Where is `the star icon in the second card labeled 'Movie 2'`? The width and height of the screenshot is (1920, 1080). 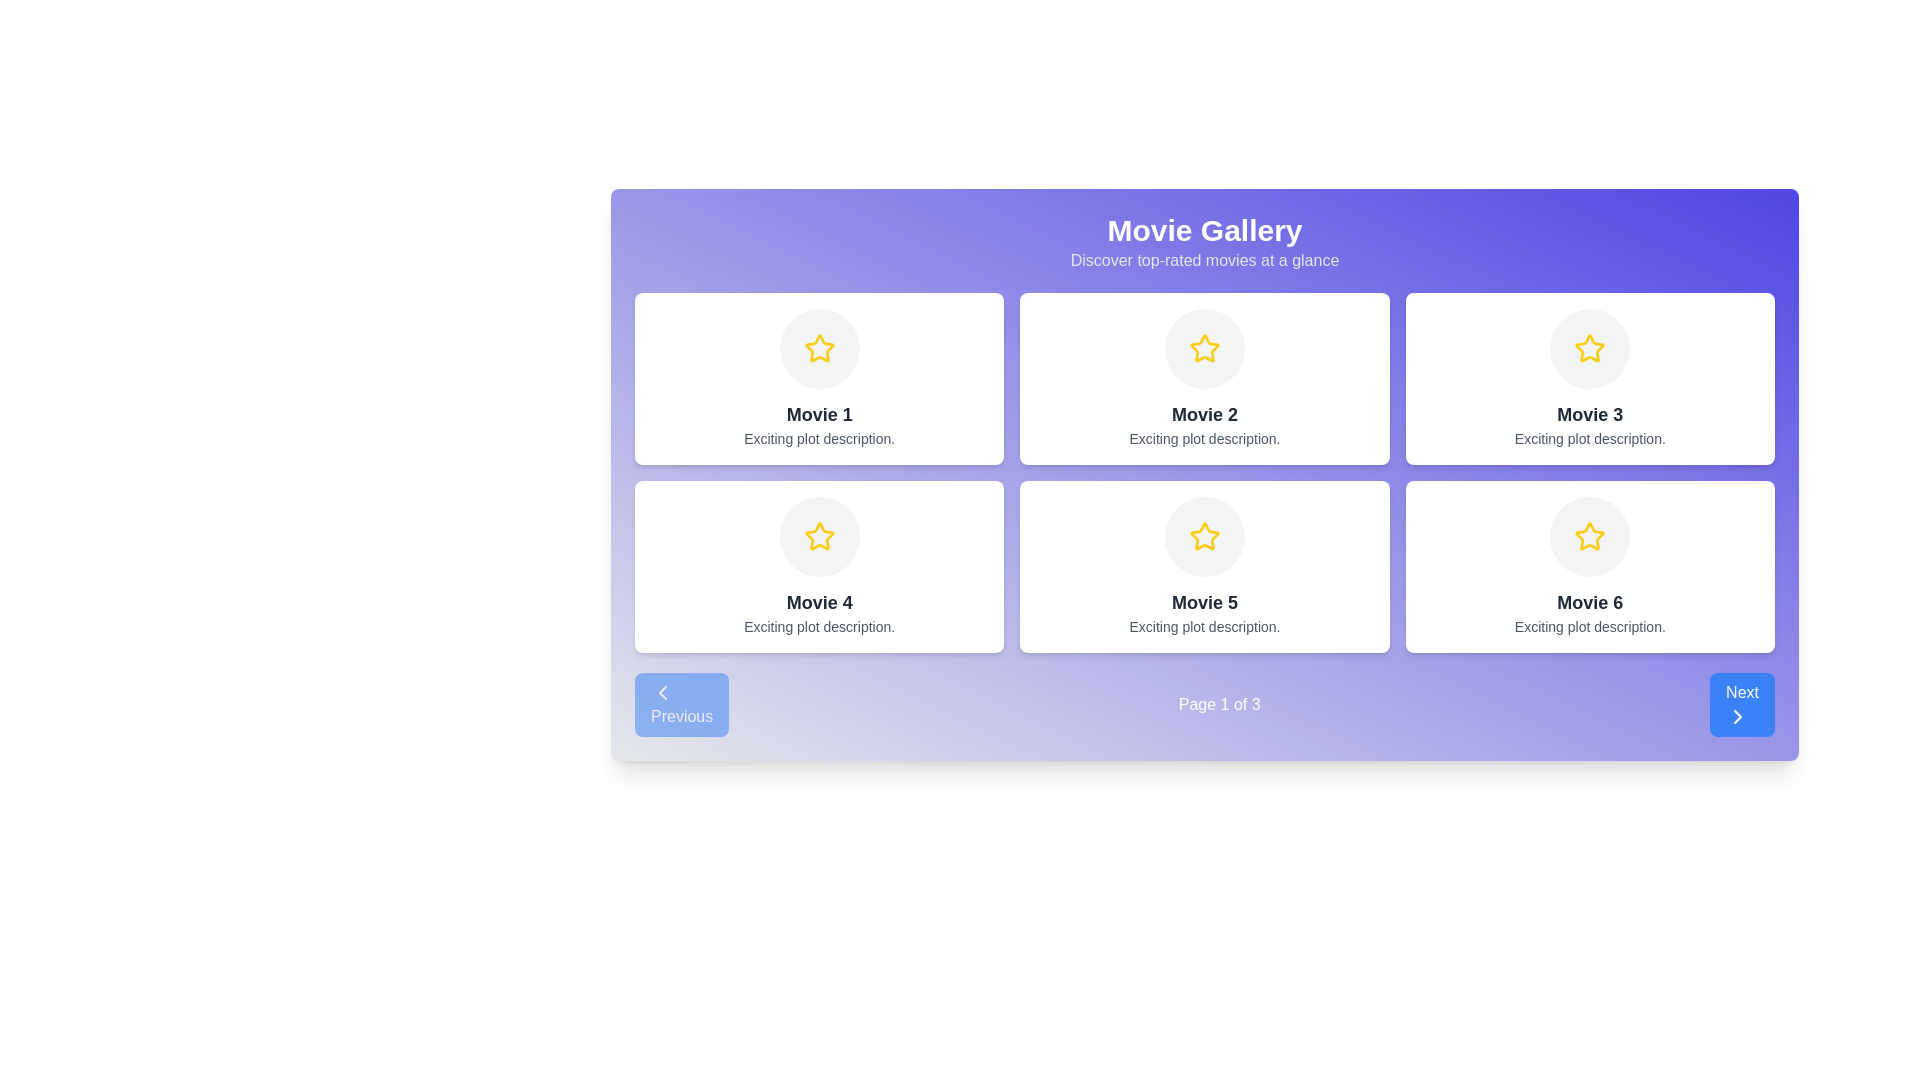
the star icon in the second card labeled 'Movie 2' is located at coordinates (1203, 347).